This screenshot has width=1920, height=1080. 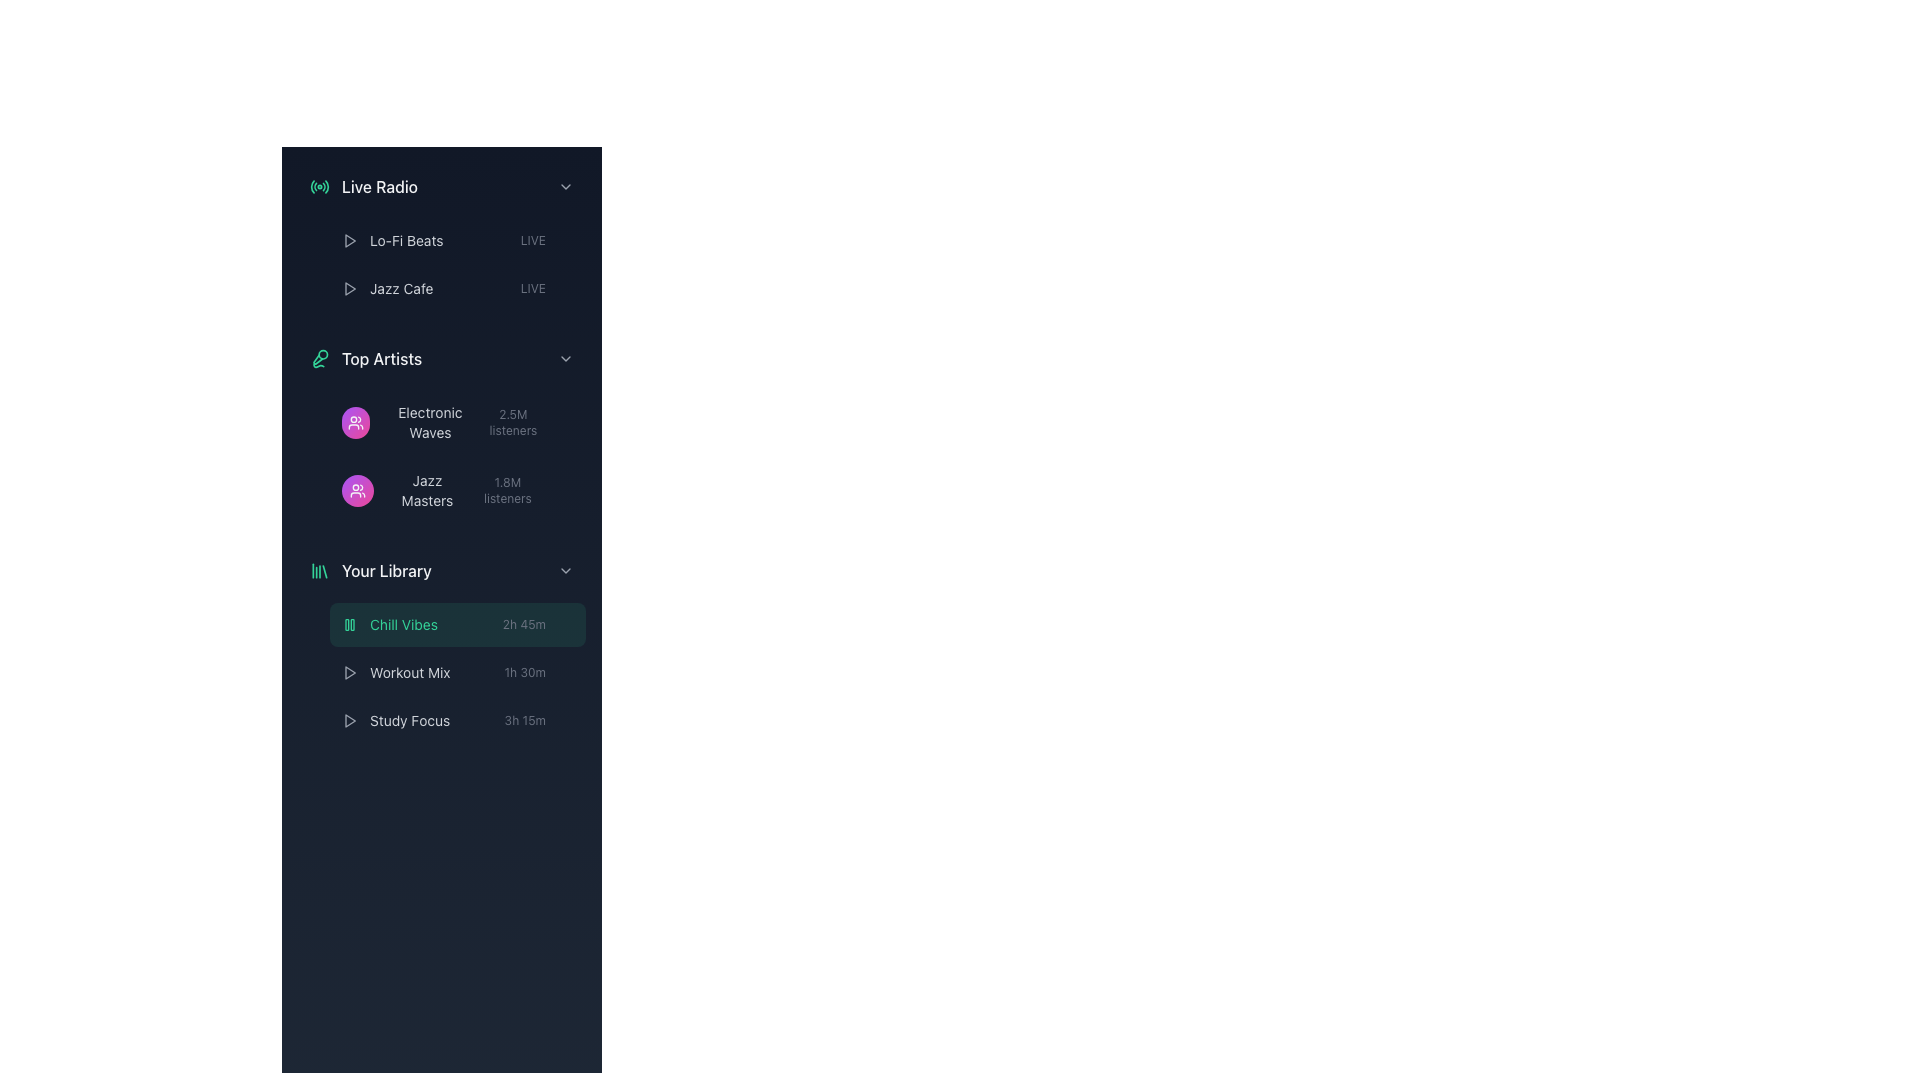 I want to click on the 'Electronic Waves' static text label in the 'Top Artists' section of the sidebar, so click(x=409, y=422).